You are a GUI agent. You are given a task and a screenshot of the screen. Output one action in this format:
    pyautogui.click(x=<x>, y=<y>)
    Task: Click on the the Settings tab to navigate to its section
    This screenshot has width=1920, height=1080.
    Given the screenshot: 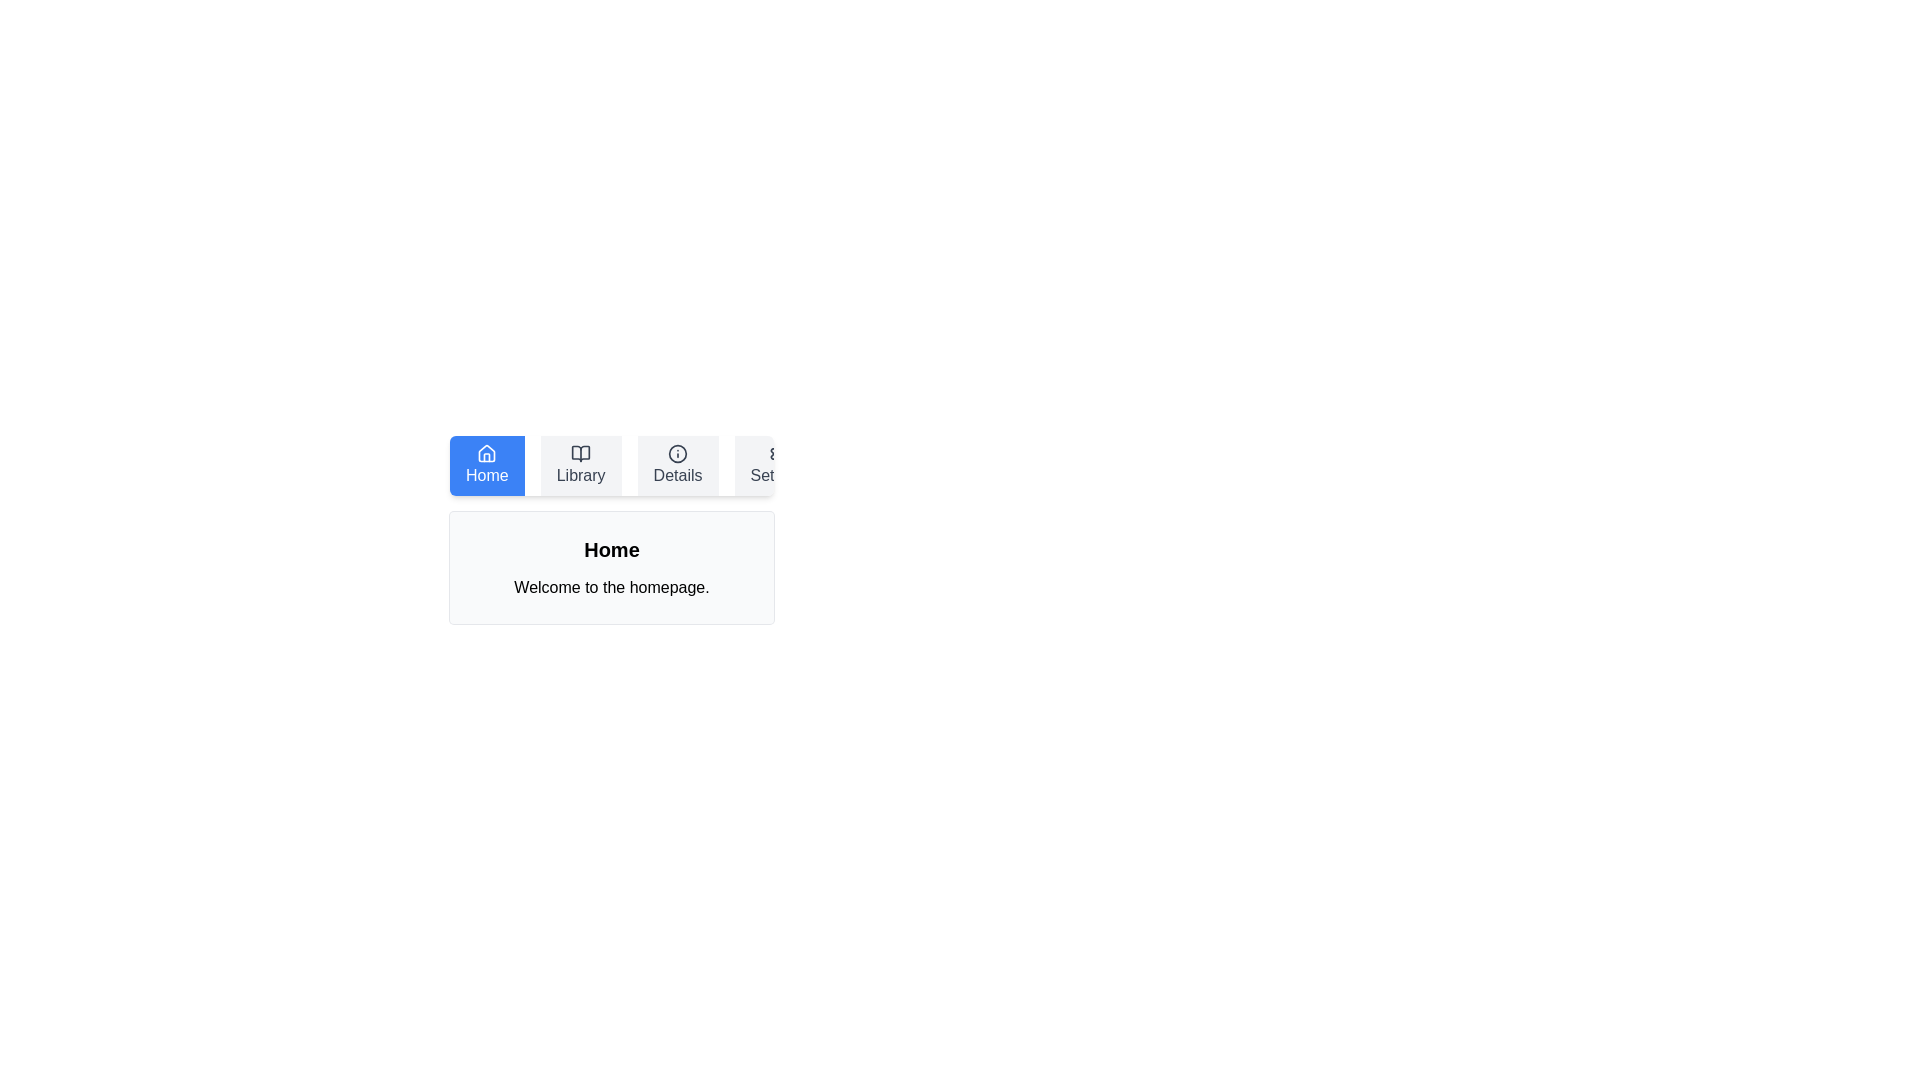 What is the action you would take?
    pyautogui.click(x=777, y=466)
    